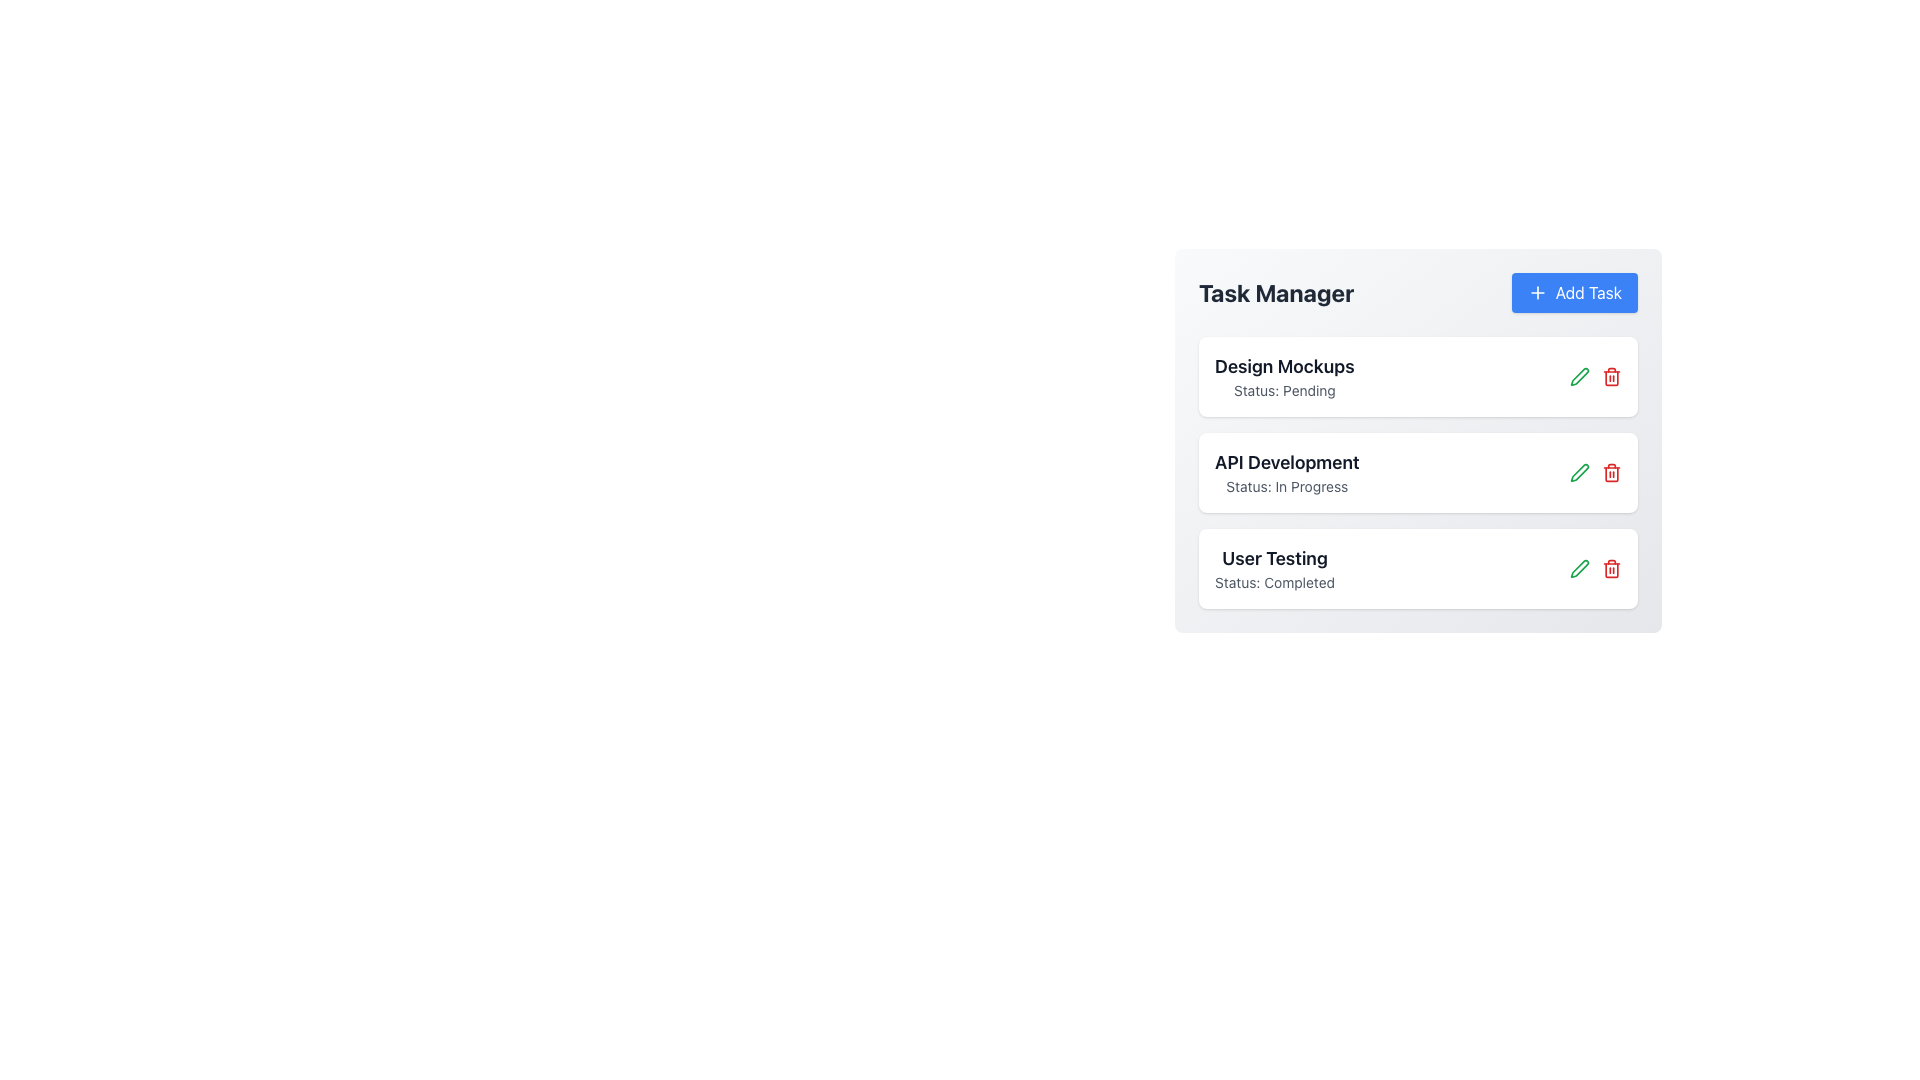 This screenshot has height=1080, width=1920. Describe the element at coordinates (1578, 377) in the screenshot. I see `the green pen icon button, which is the first icon to the right of the 'API Development: Status: In Progress' entry` at that location.